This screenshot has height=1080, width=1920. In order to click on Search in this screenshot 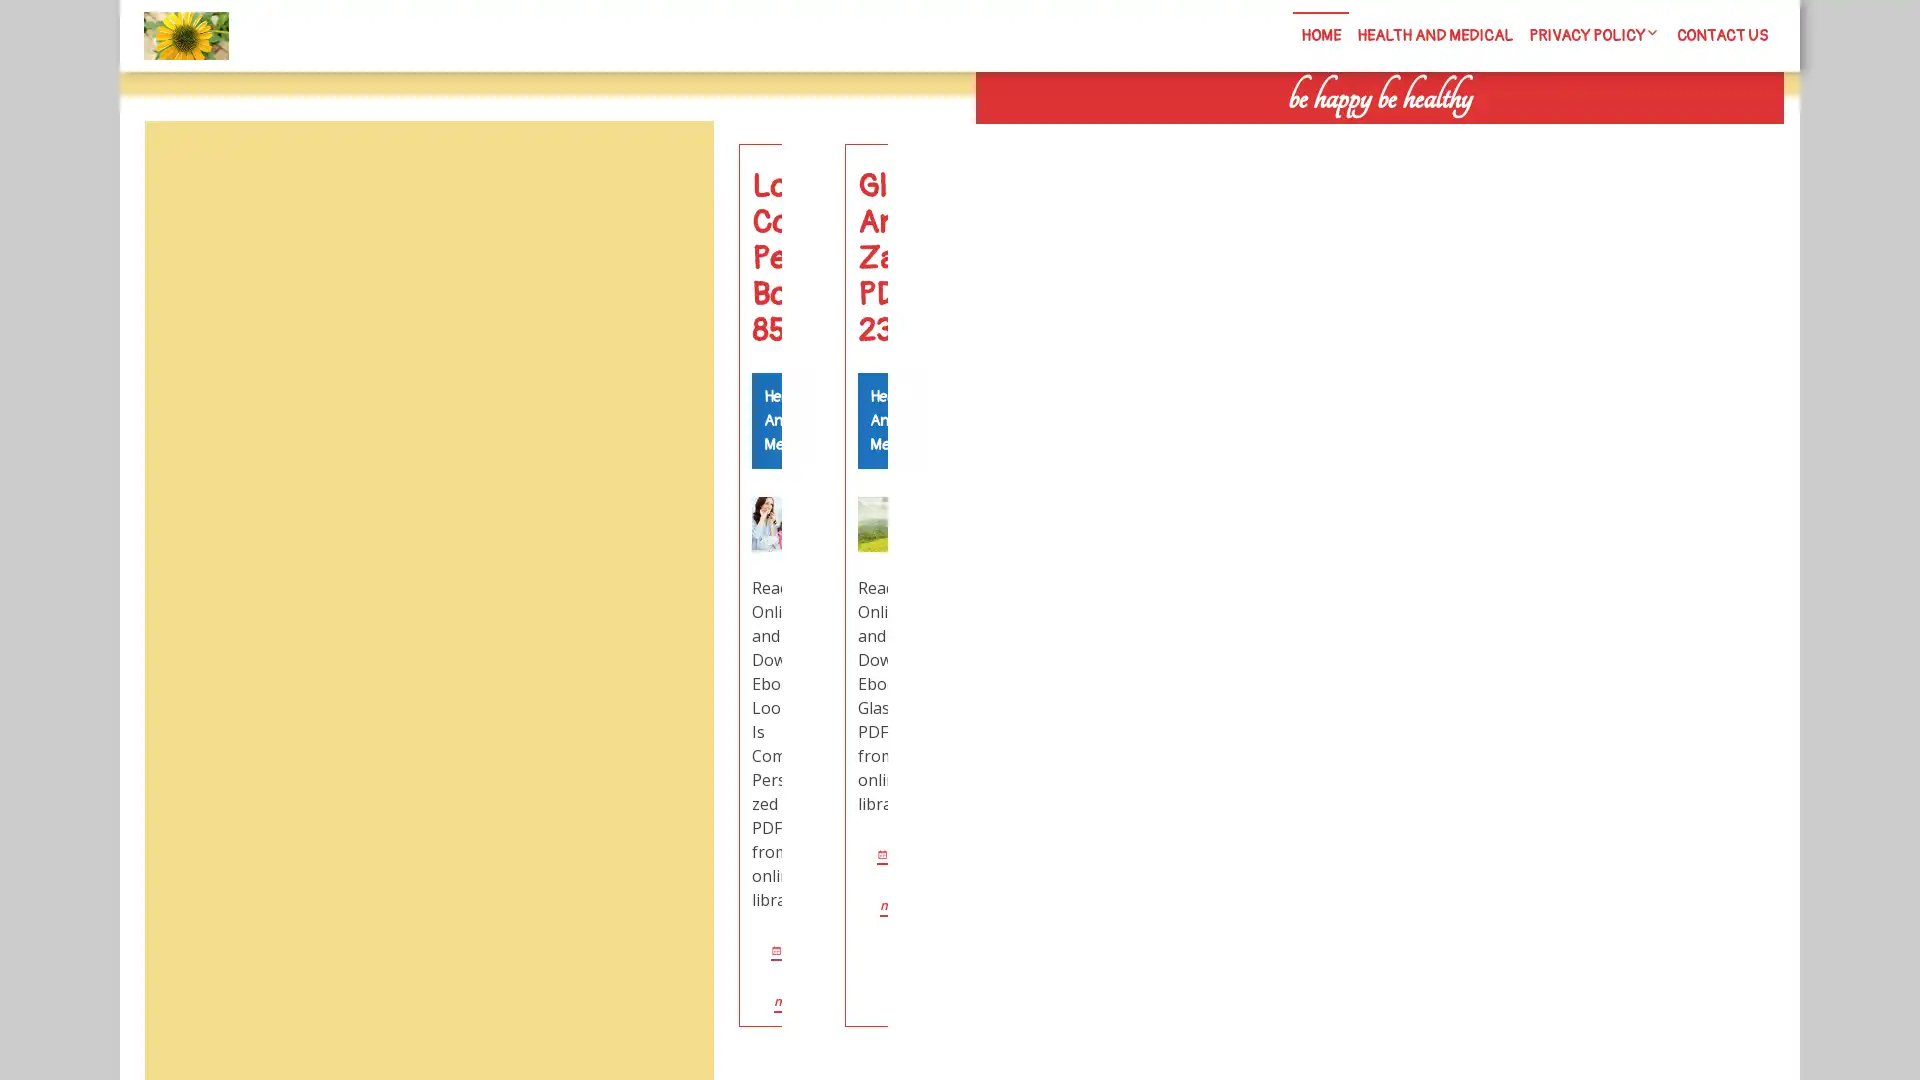, I will do `click(667, 168)`.